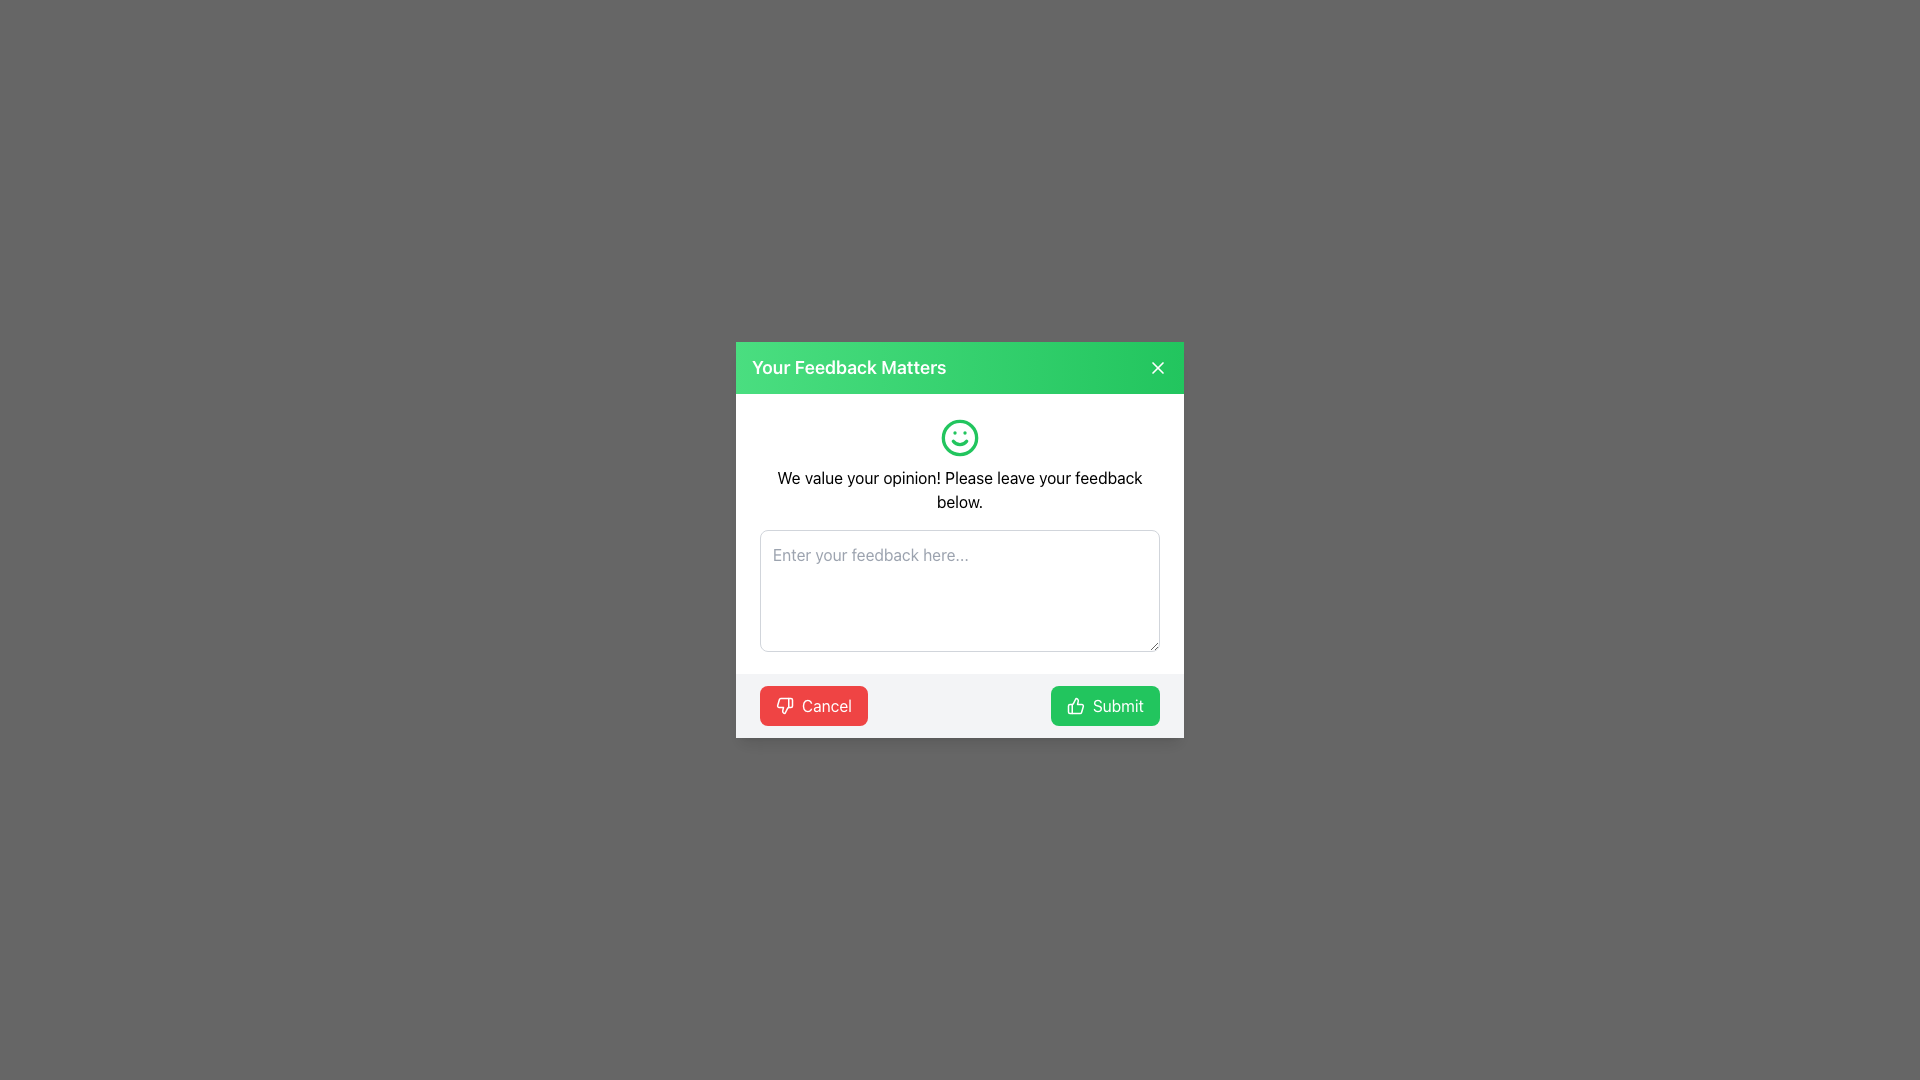 The height and width of the screenshot is (1080, 1920). I want to click on the static text element that displays the message 'We value your opinion! Please leave your feedback below.', so click(960, 489).